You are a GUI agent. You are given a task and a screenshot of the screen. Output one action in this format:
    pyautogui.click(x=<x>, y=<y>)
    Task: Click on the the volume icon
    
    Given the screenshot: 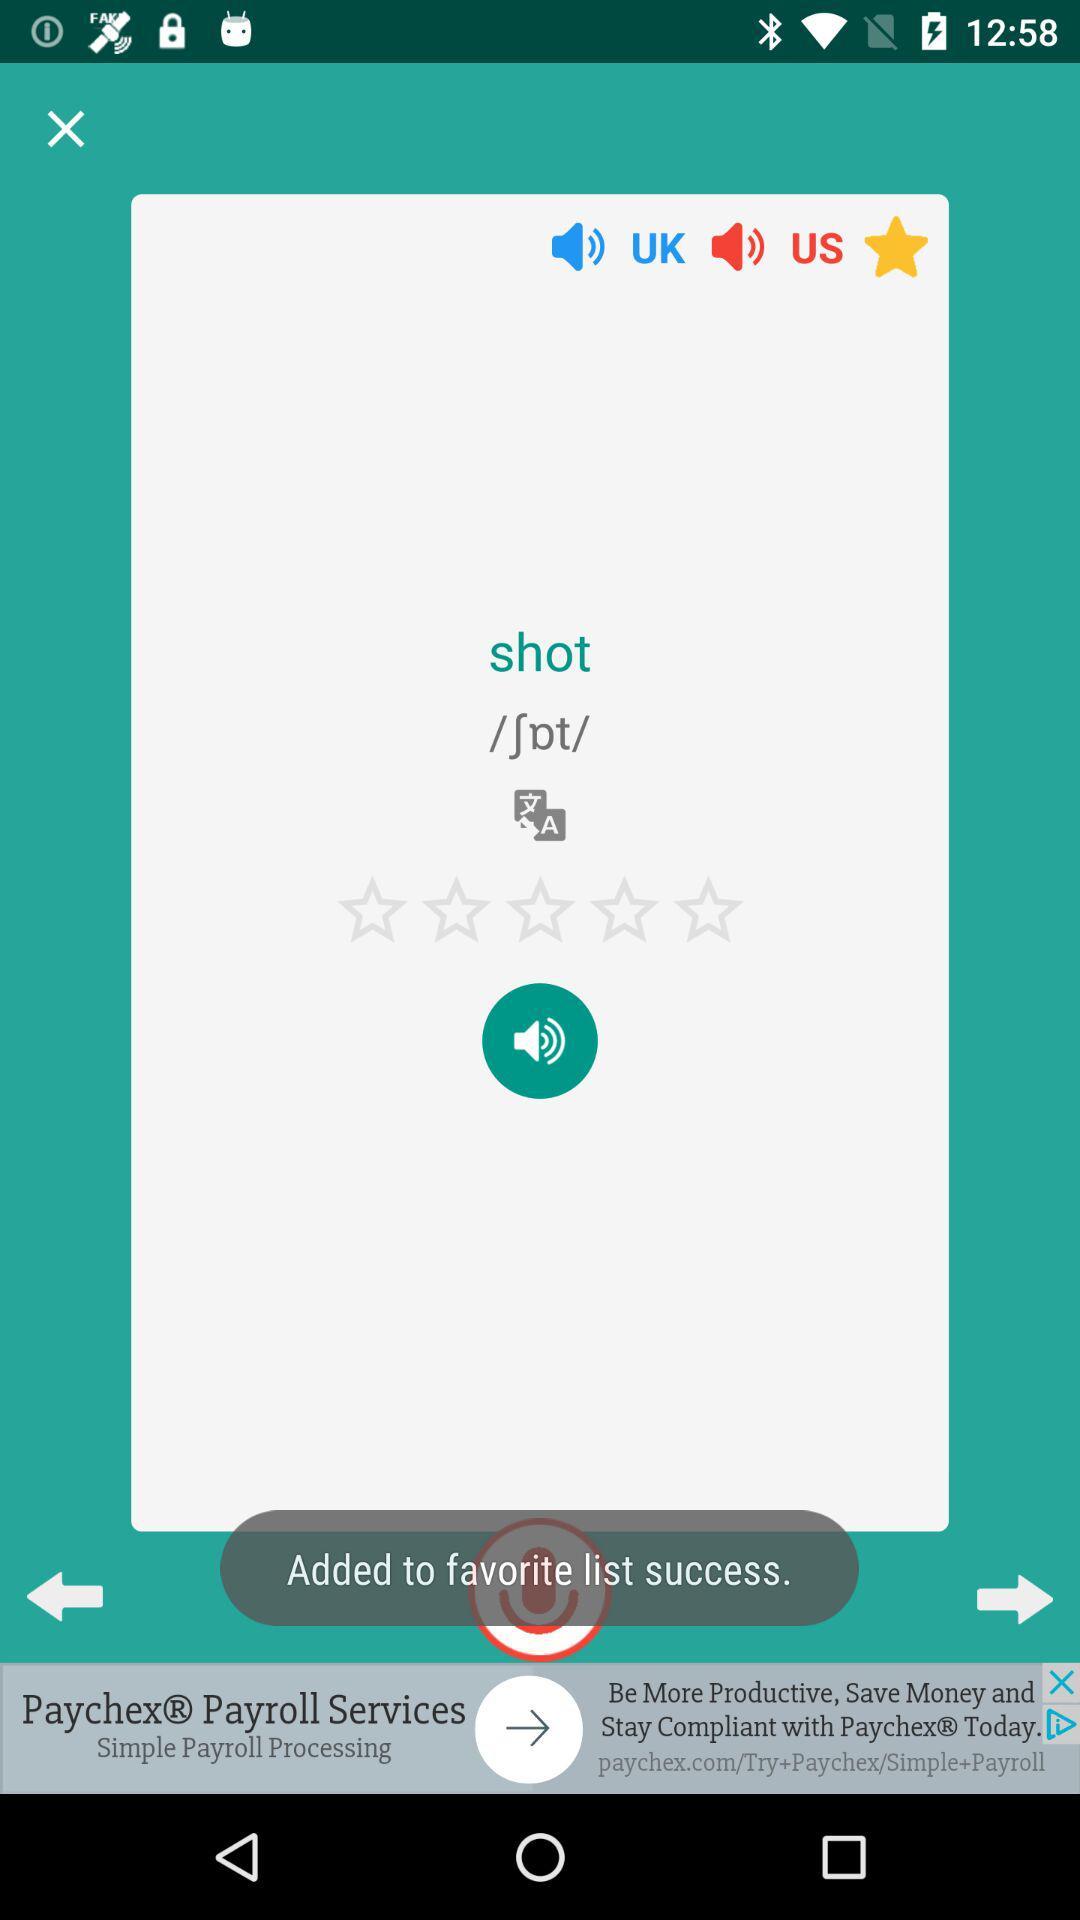 What is the action you would take?
    pyautogui.click(x=540, y=1040)
    